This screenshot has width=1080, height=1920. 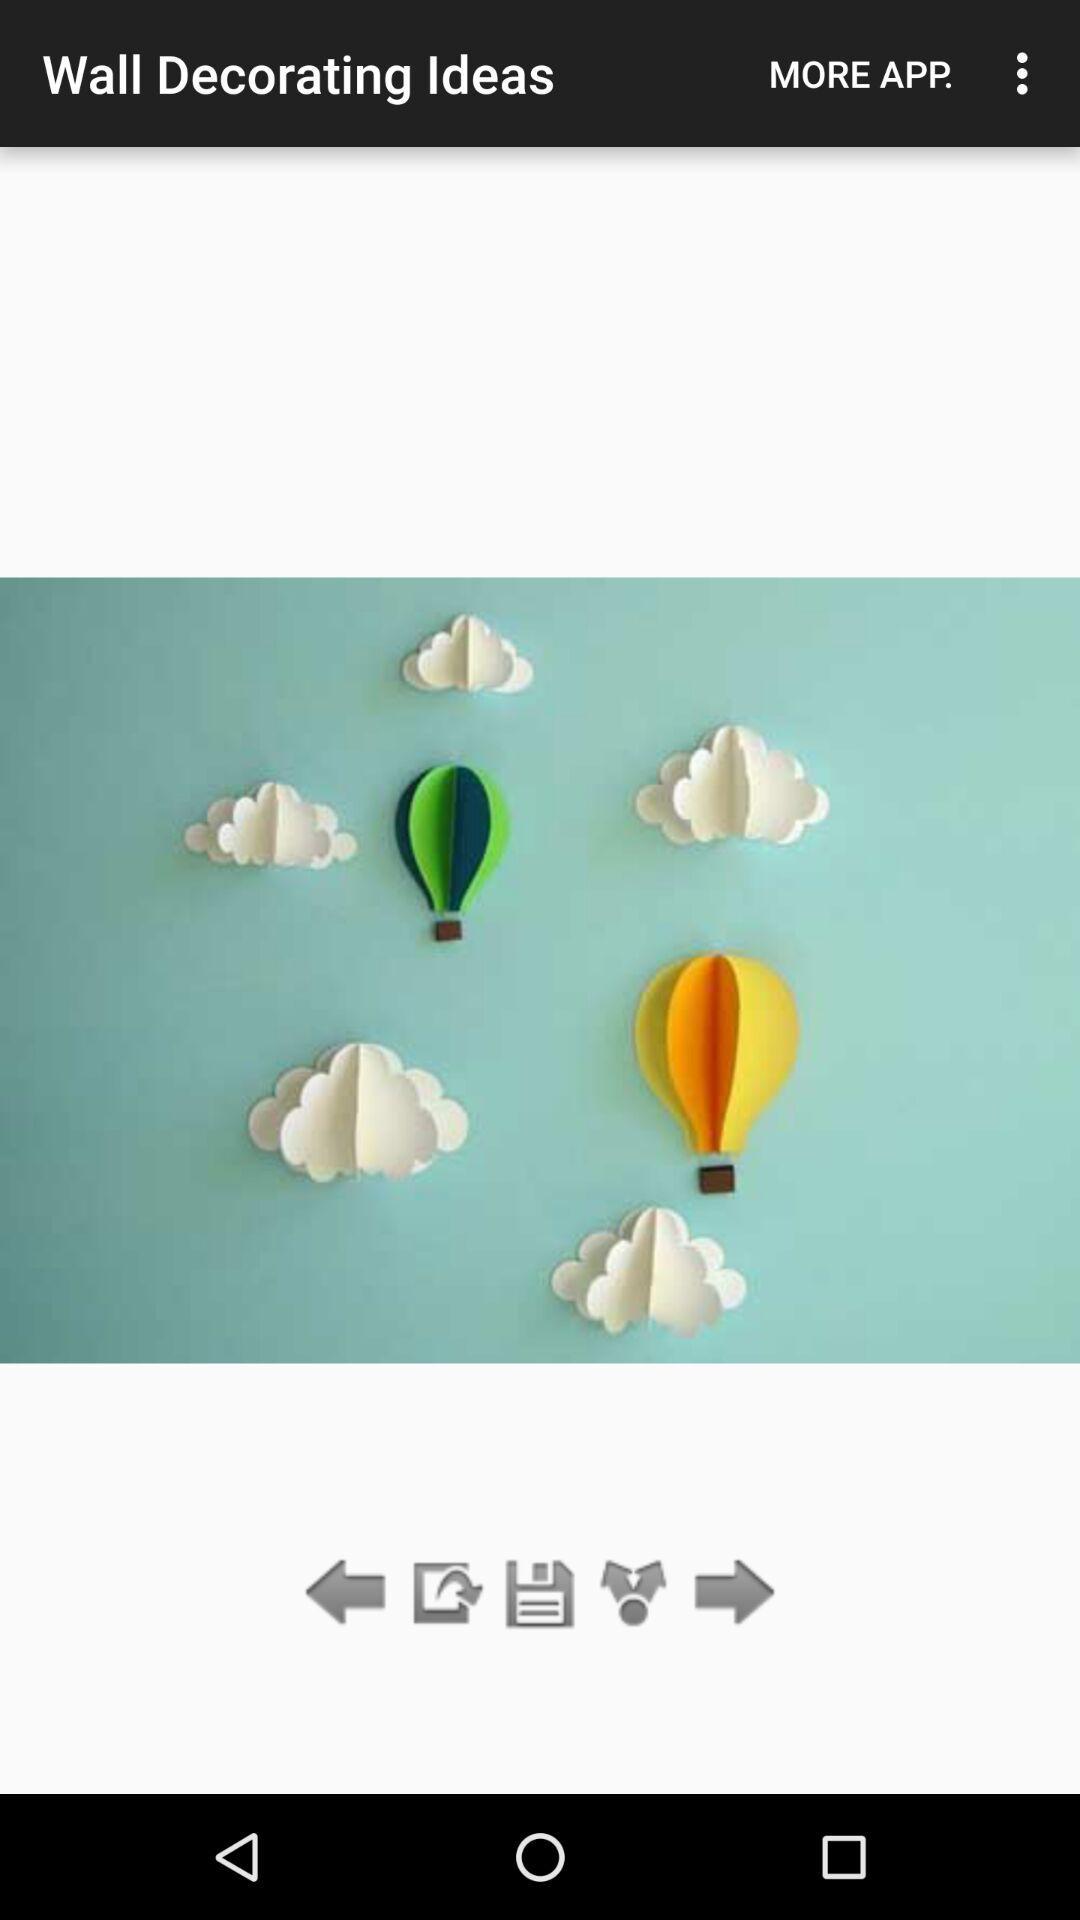 What do you see at coordinates (860, 73) in the screenshot?
I see `the icon next to the wall decorating ideas item` at bounding box center [860, 73].